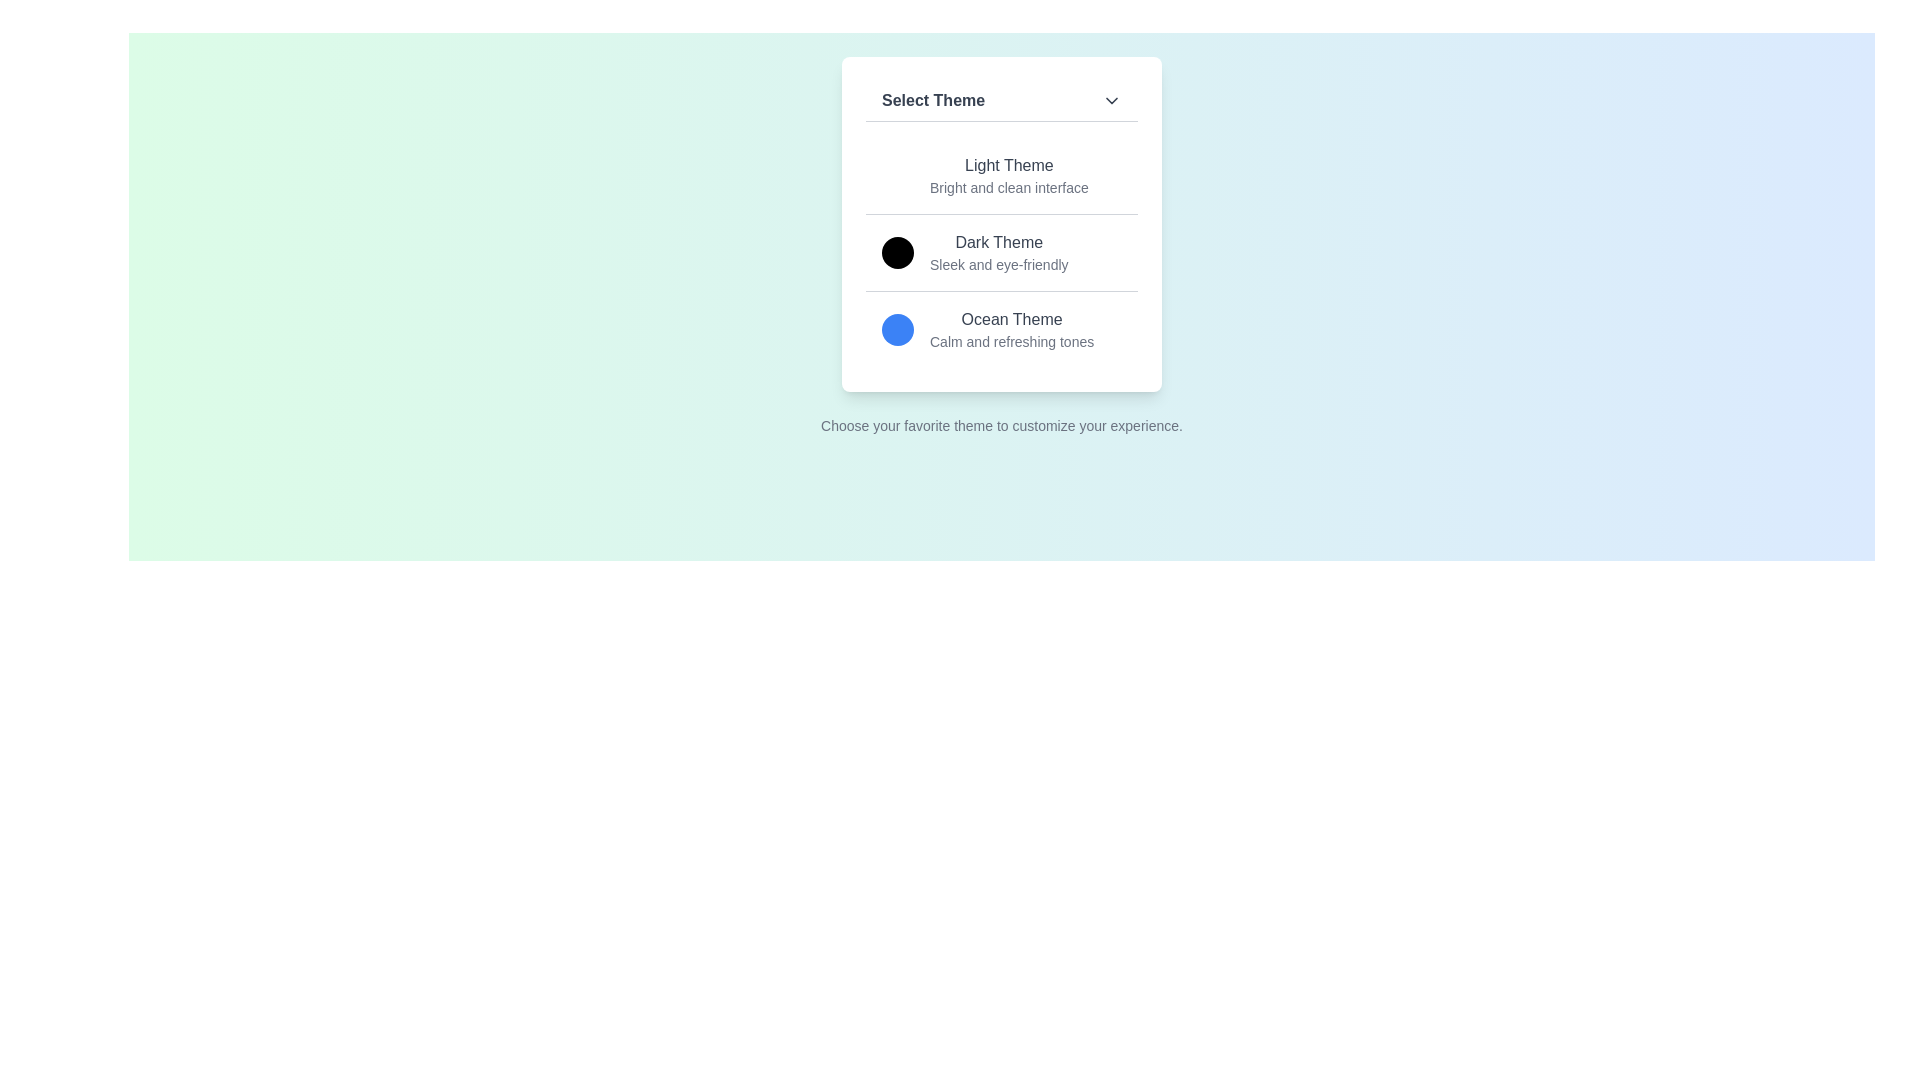 The width and height of the screenshot is (1920, 1080). Describe the element at coordinates (1002, 175) in the screenshot. I see `the theme Light Theme by clicking on its corresponding option` at that location.